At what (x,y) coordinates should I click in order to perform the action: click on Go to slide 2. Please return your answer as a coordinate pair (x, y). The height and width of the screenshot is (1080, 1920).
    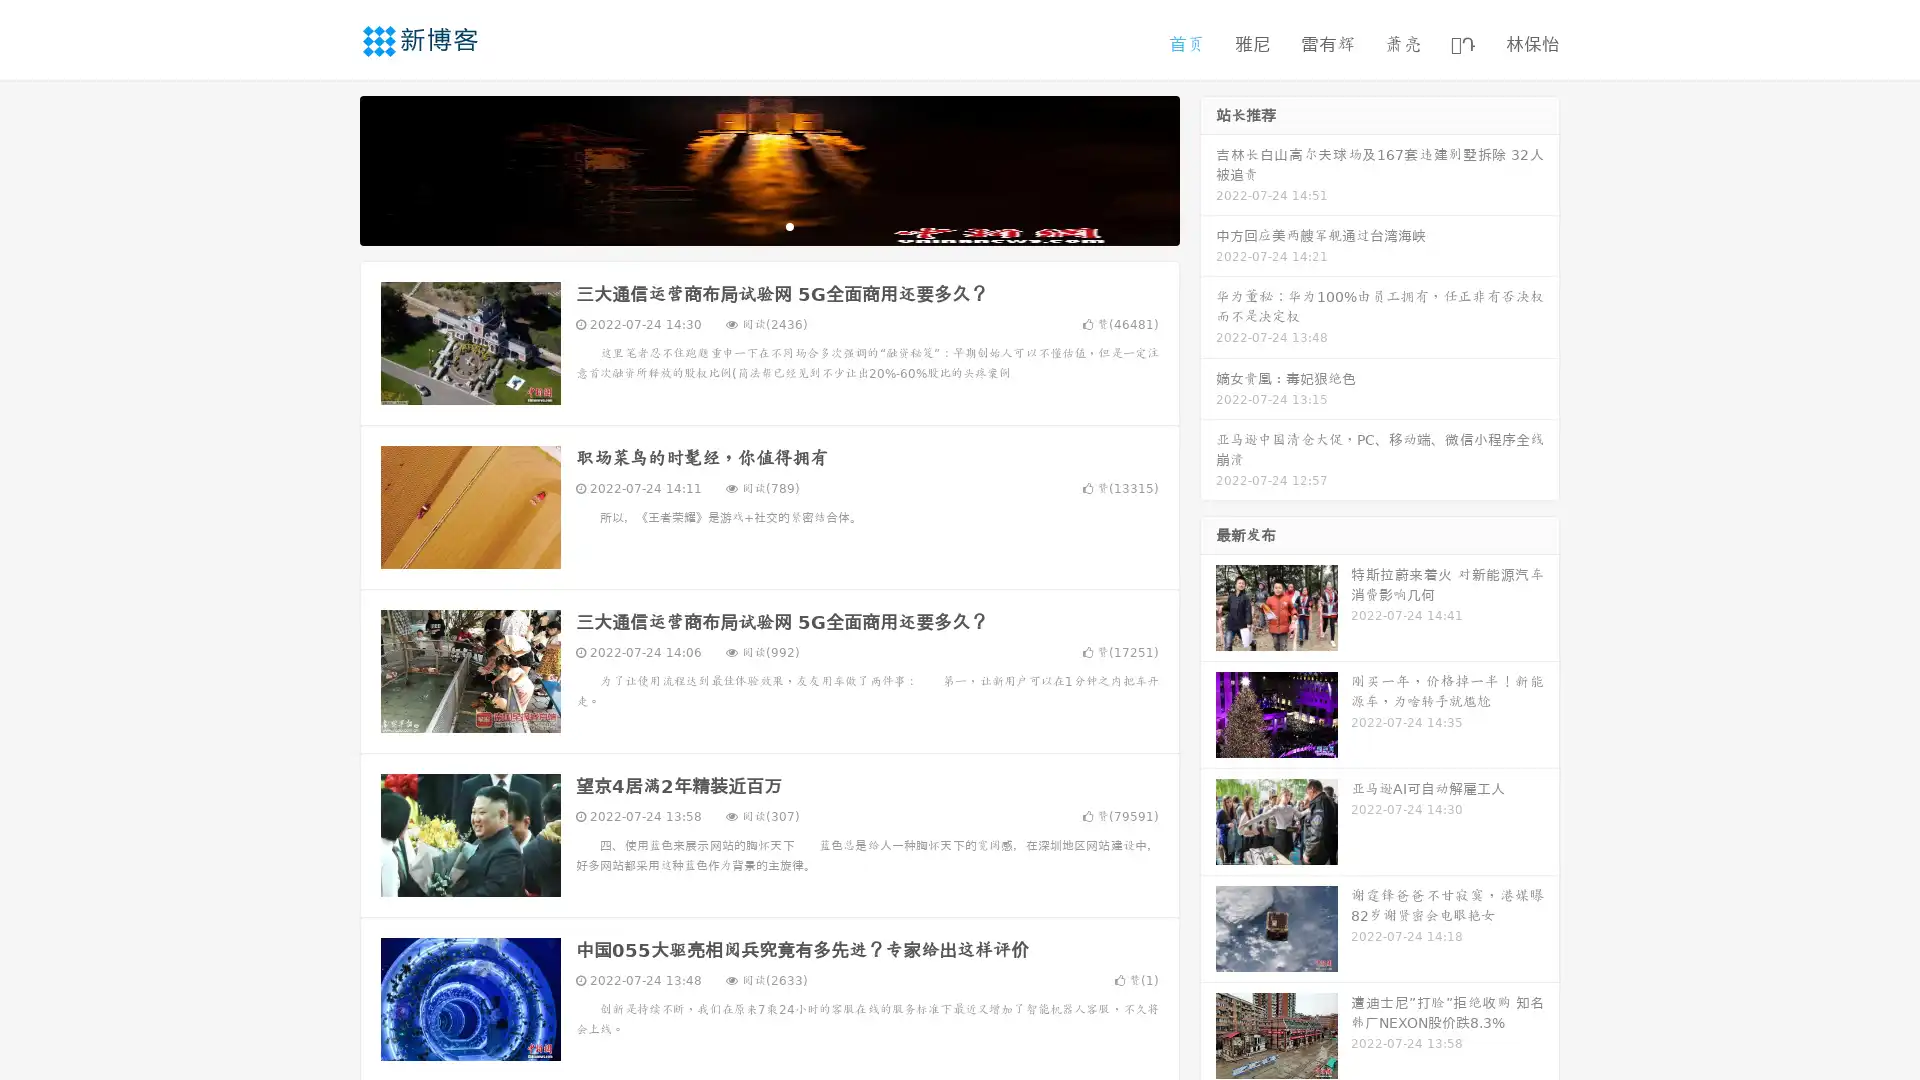
    Looking at the image, I should click on (768, 225).